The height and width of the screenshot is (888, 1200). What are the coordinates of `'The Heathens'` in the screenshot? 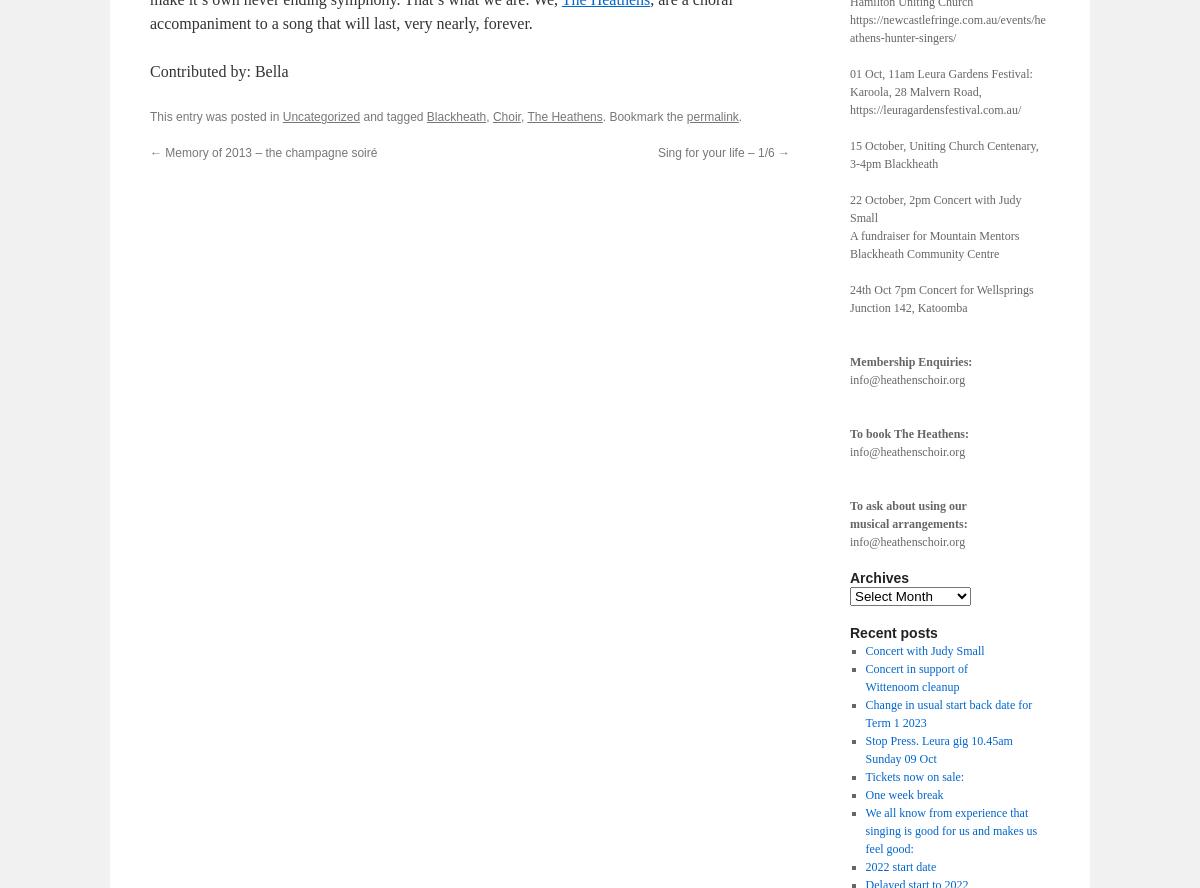 It's located at (563, 117).